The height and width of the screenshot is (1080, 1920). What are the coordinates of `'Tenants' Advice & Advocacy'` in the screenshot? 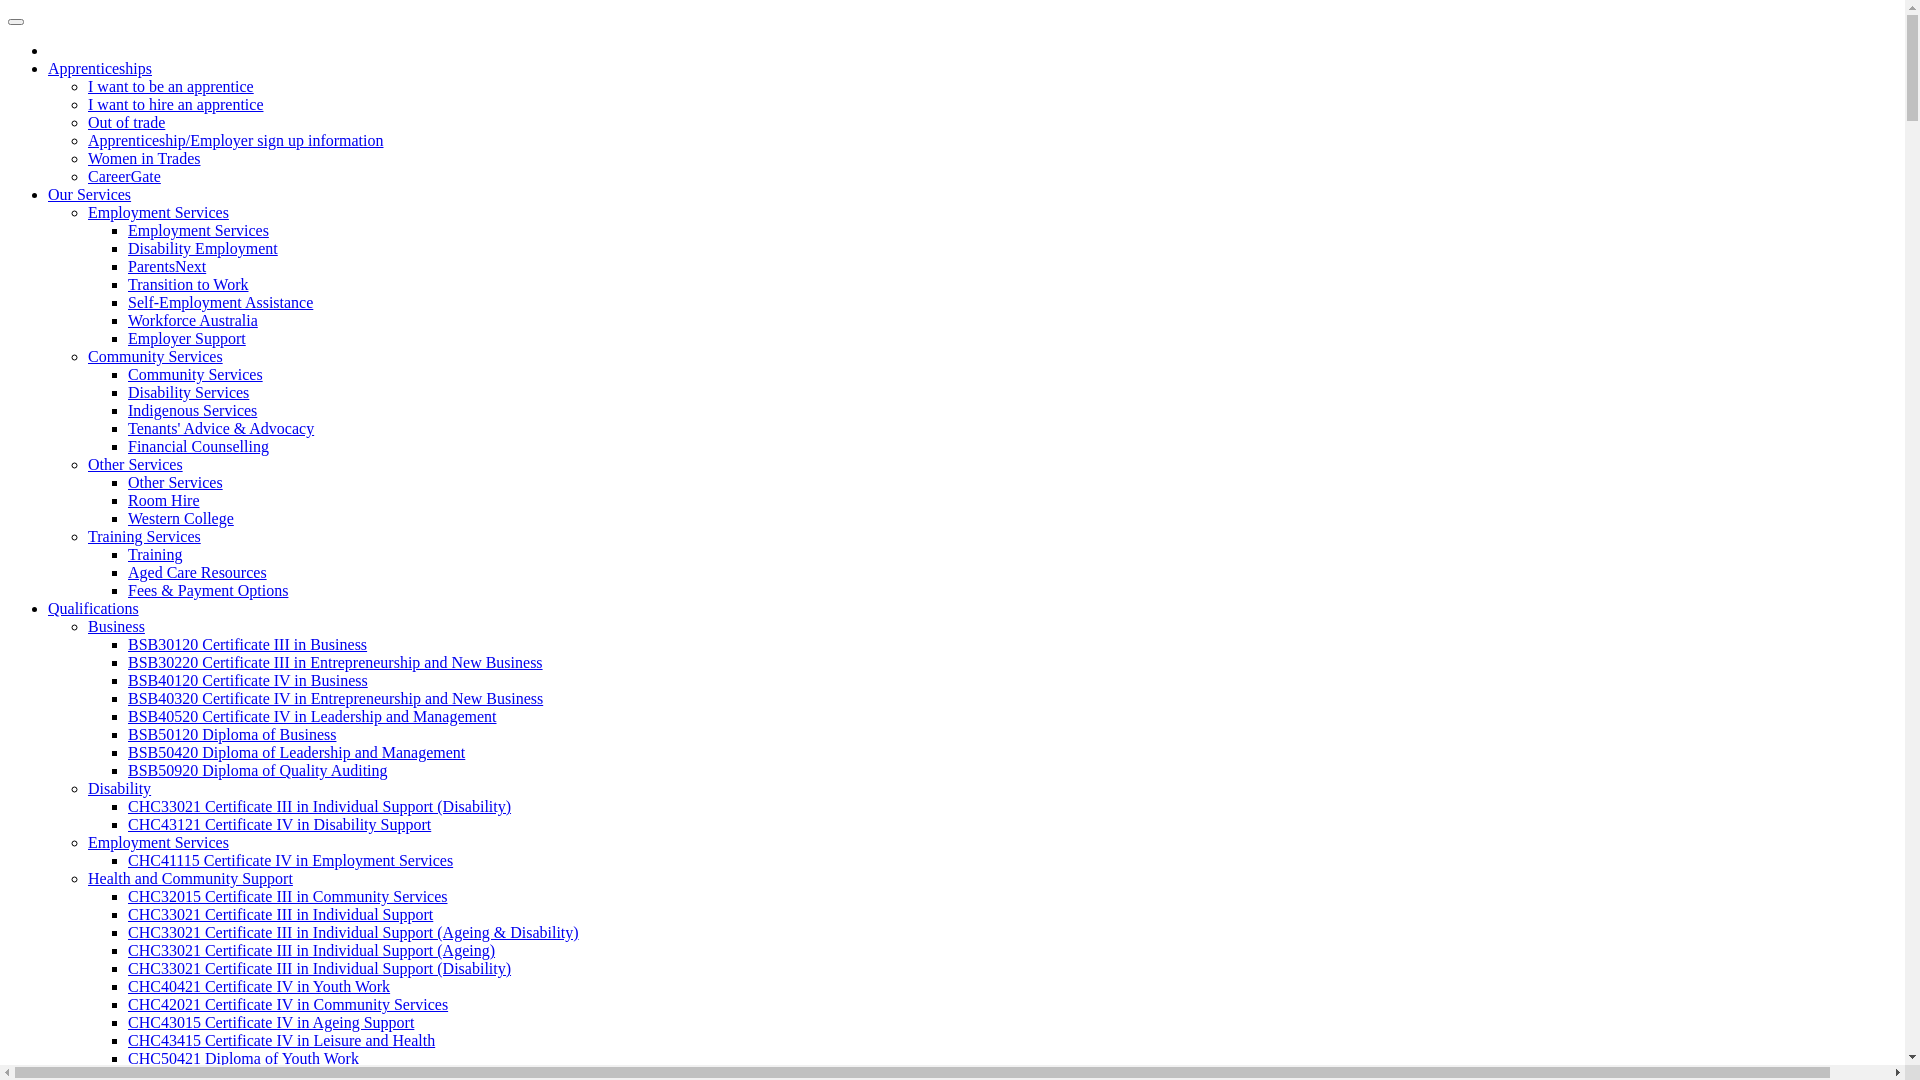 It's located at (220, 427).